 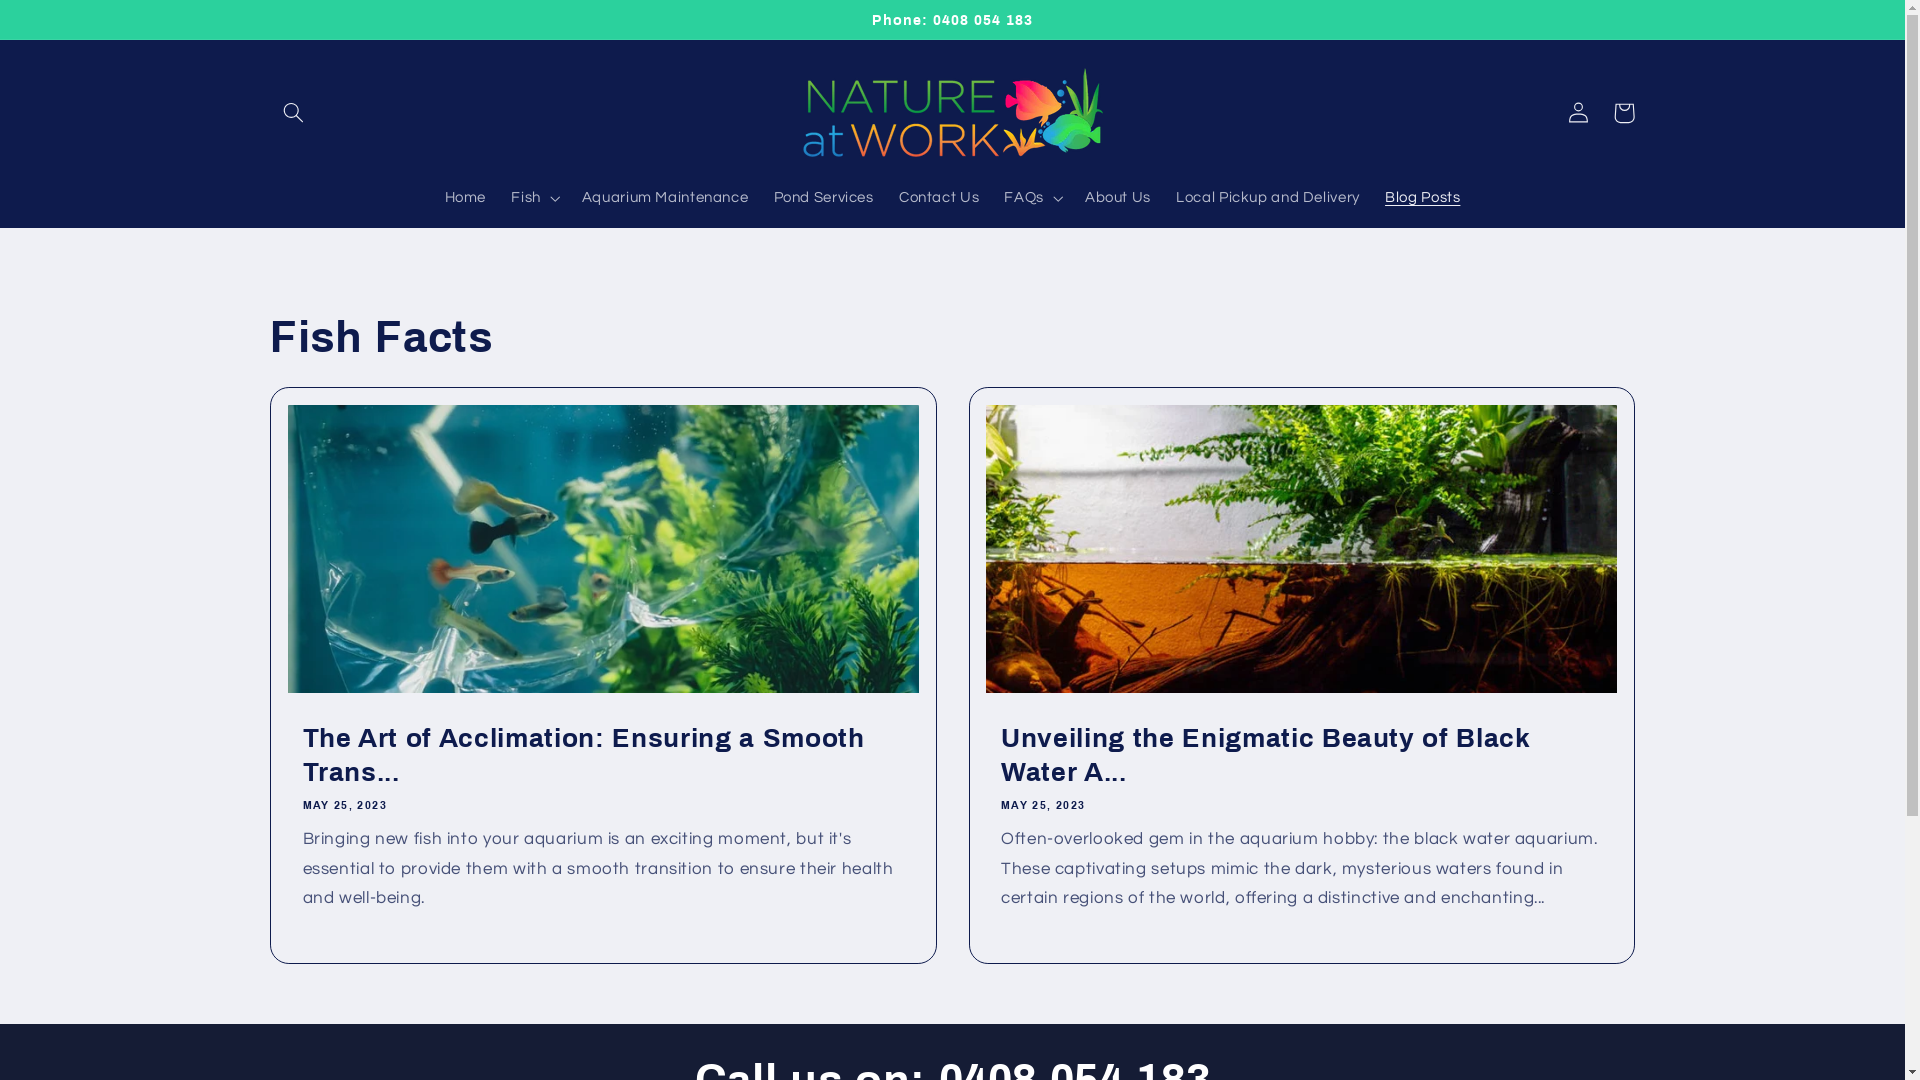 What do you see at coordinates (1116, 197) in the screenshot?
I see `'About Us'` at bounding box center [1116, 197].